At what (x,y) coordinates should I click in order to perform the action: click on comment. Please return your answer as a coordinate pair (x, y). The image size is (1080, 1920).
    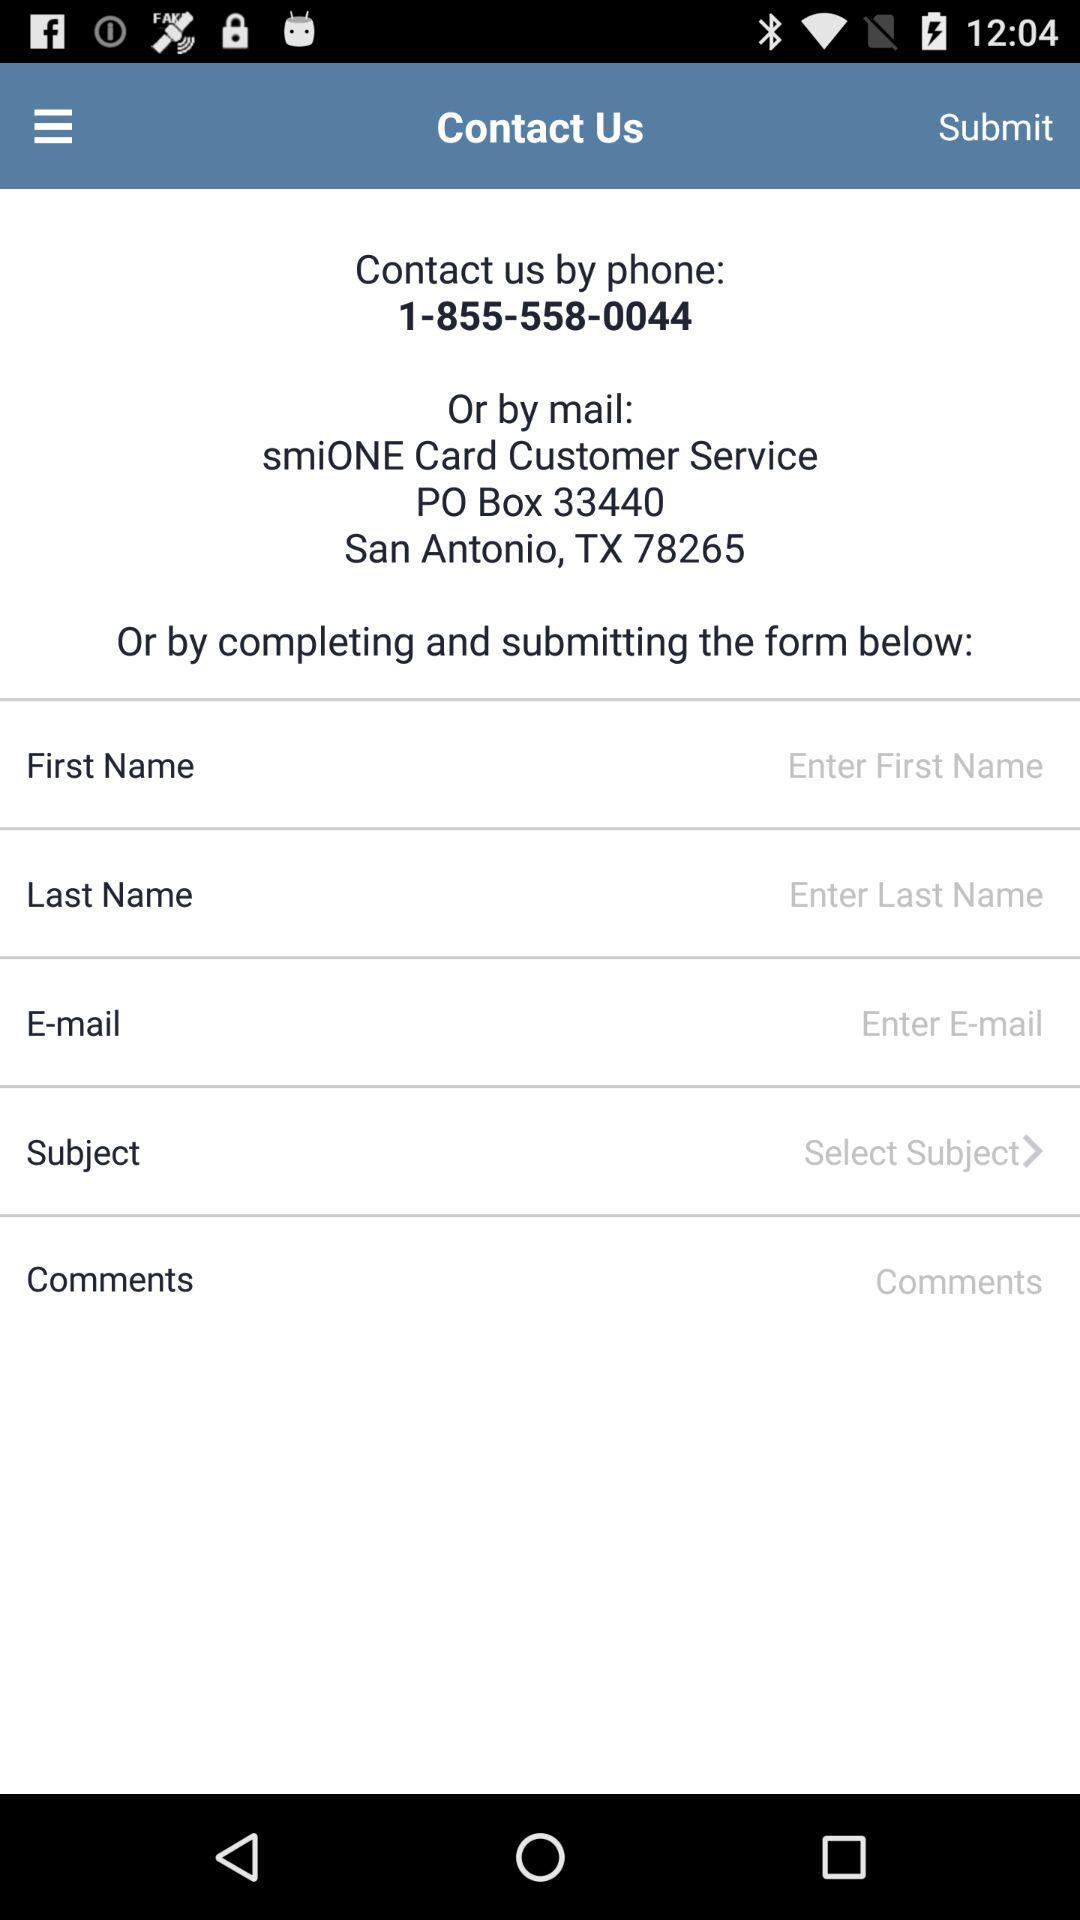
    Looking at the image, I should click on (637, 1280).